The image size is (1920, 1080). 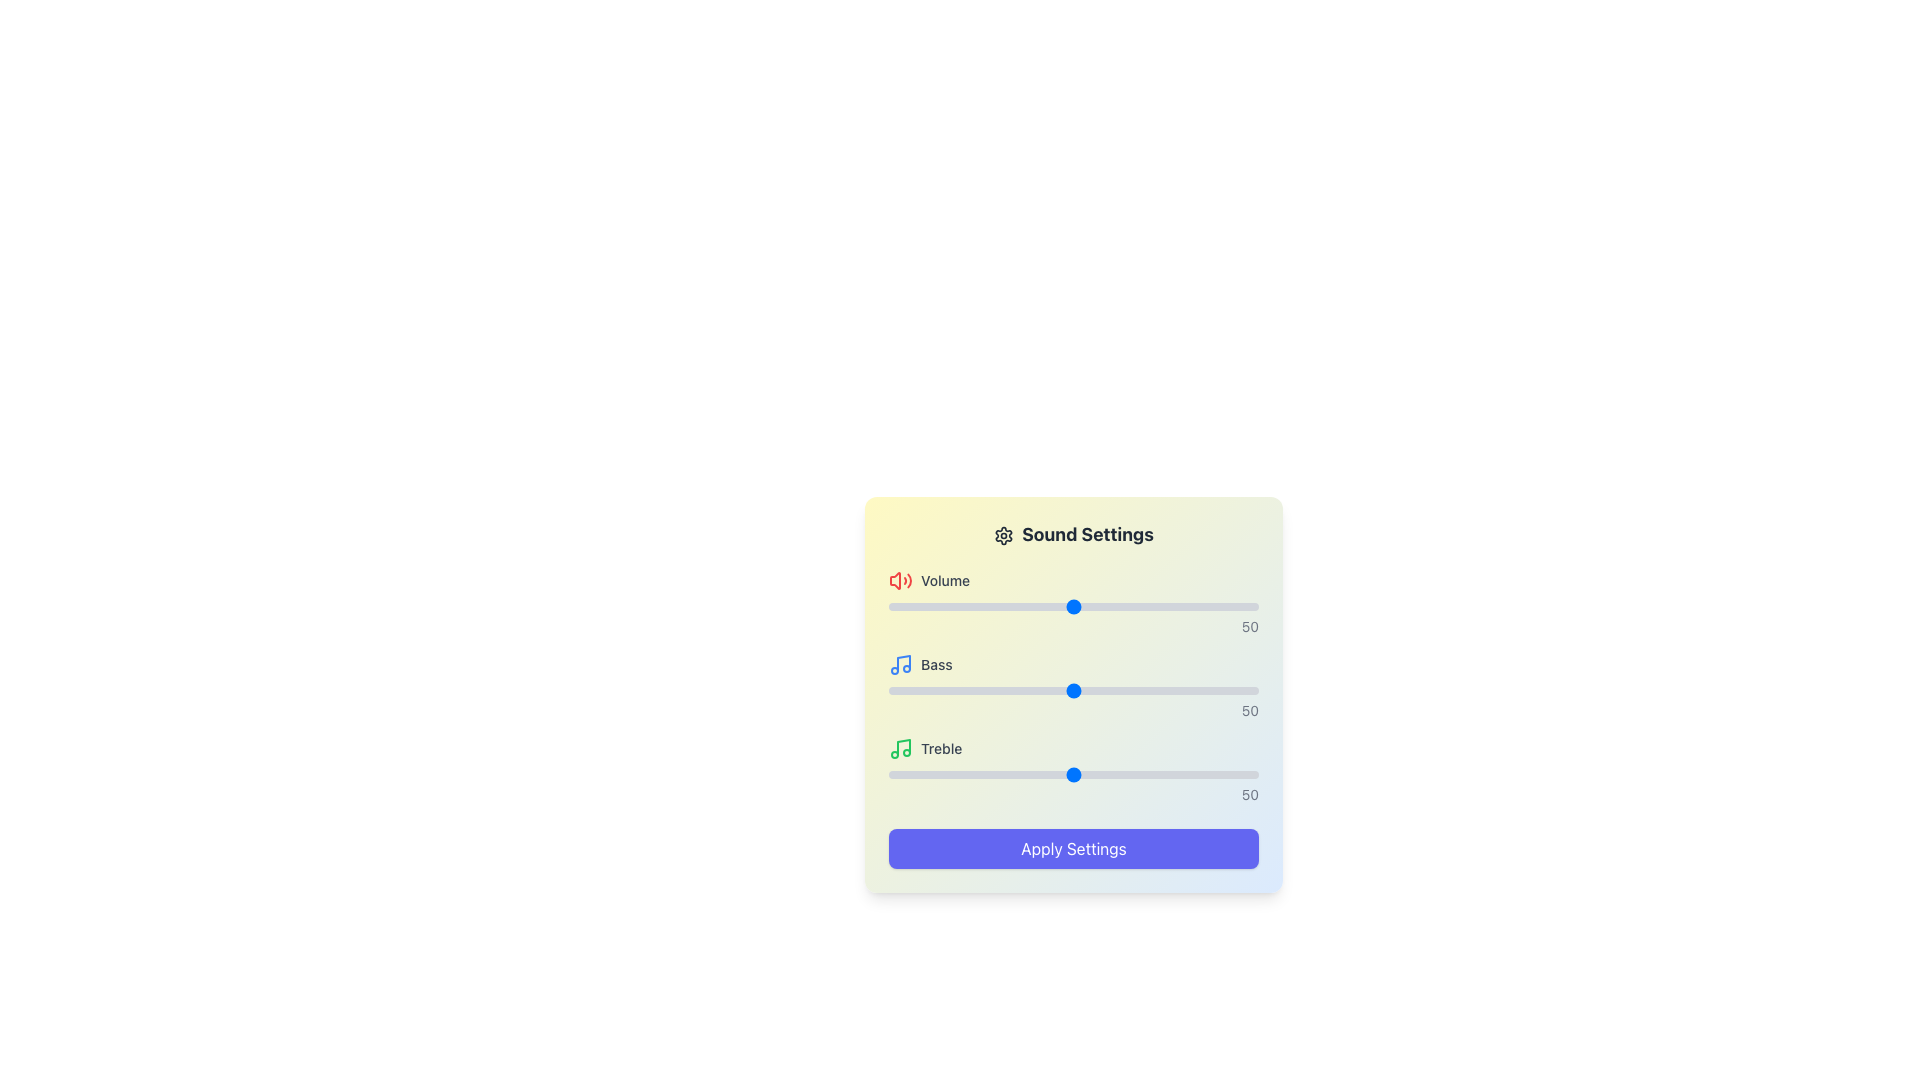 I want to click on the volume level, so click(x=1143, y=605).